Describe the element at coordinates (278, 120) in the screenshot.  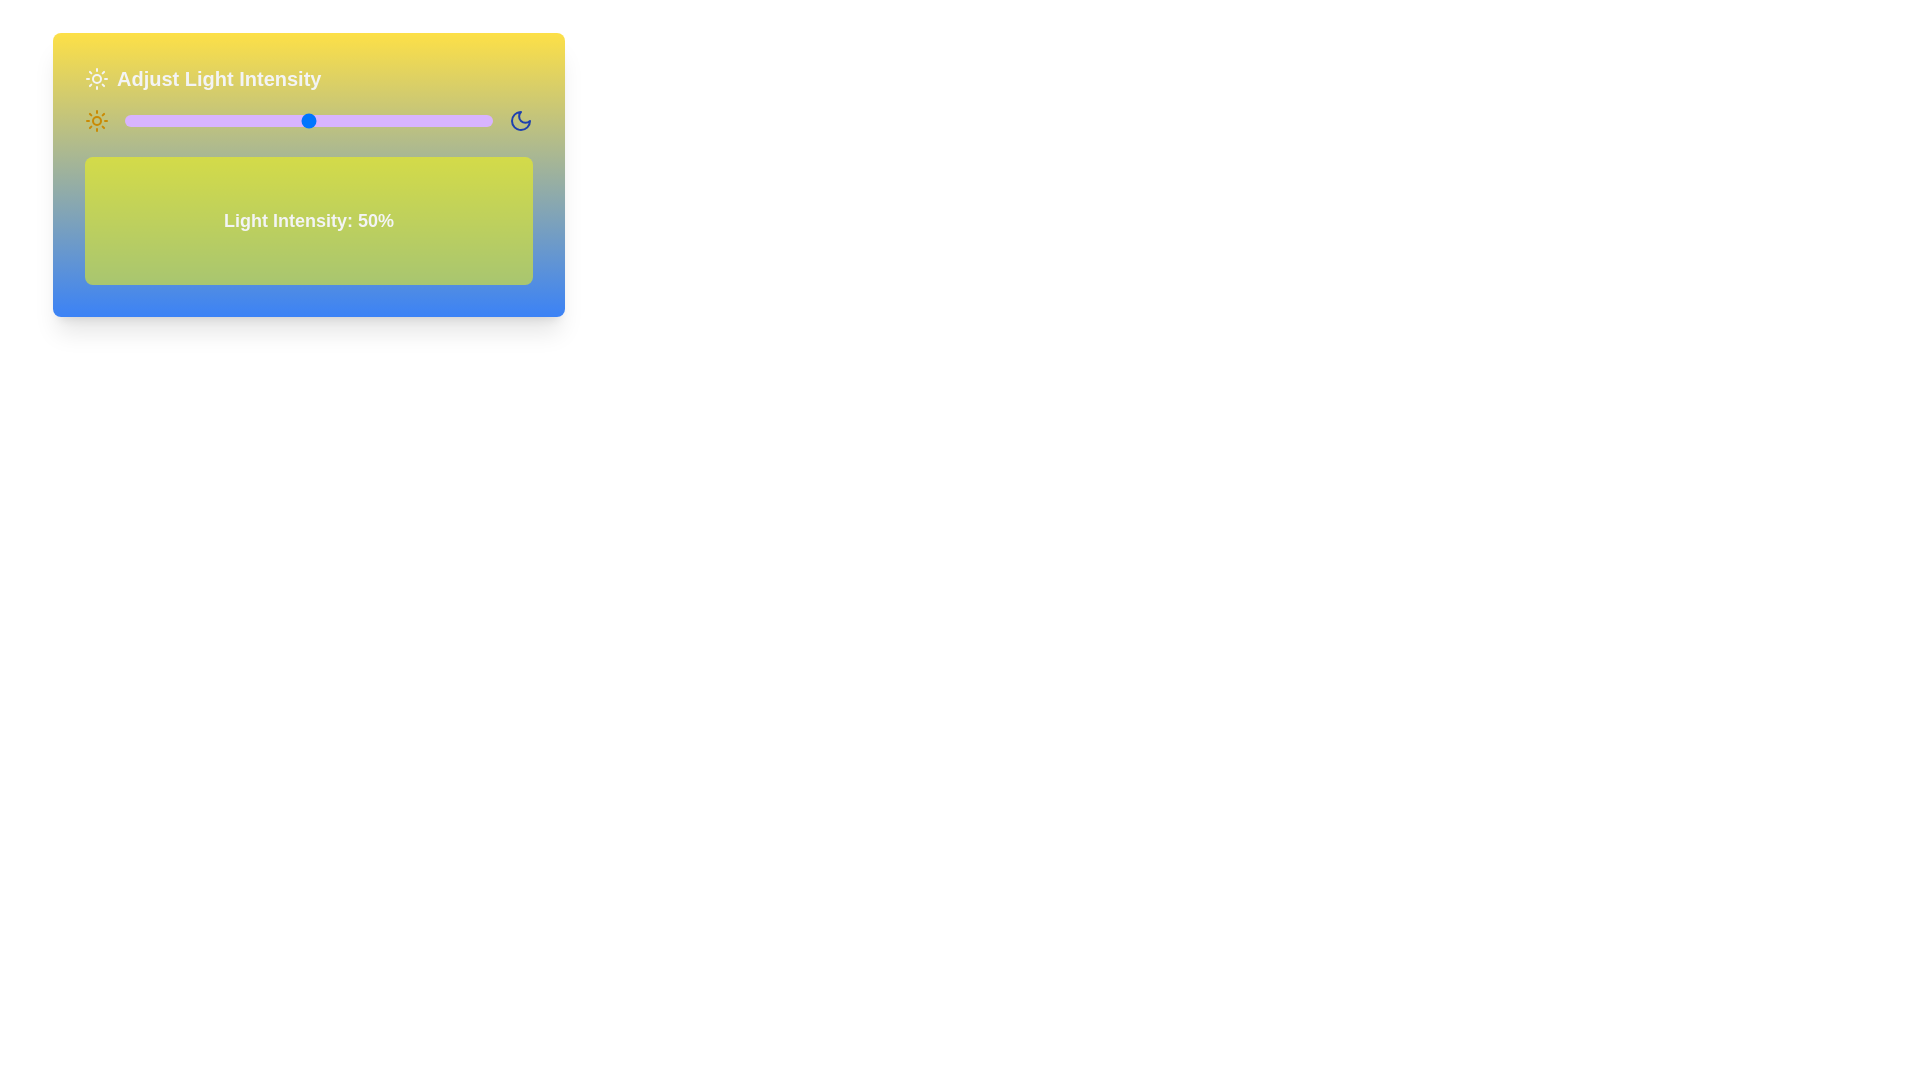
I see `the light intensity slider to 42% to observe the corresponding background changes` at that location.